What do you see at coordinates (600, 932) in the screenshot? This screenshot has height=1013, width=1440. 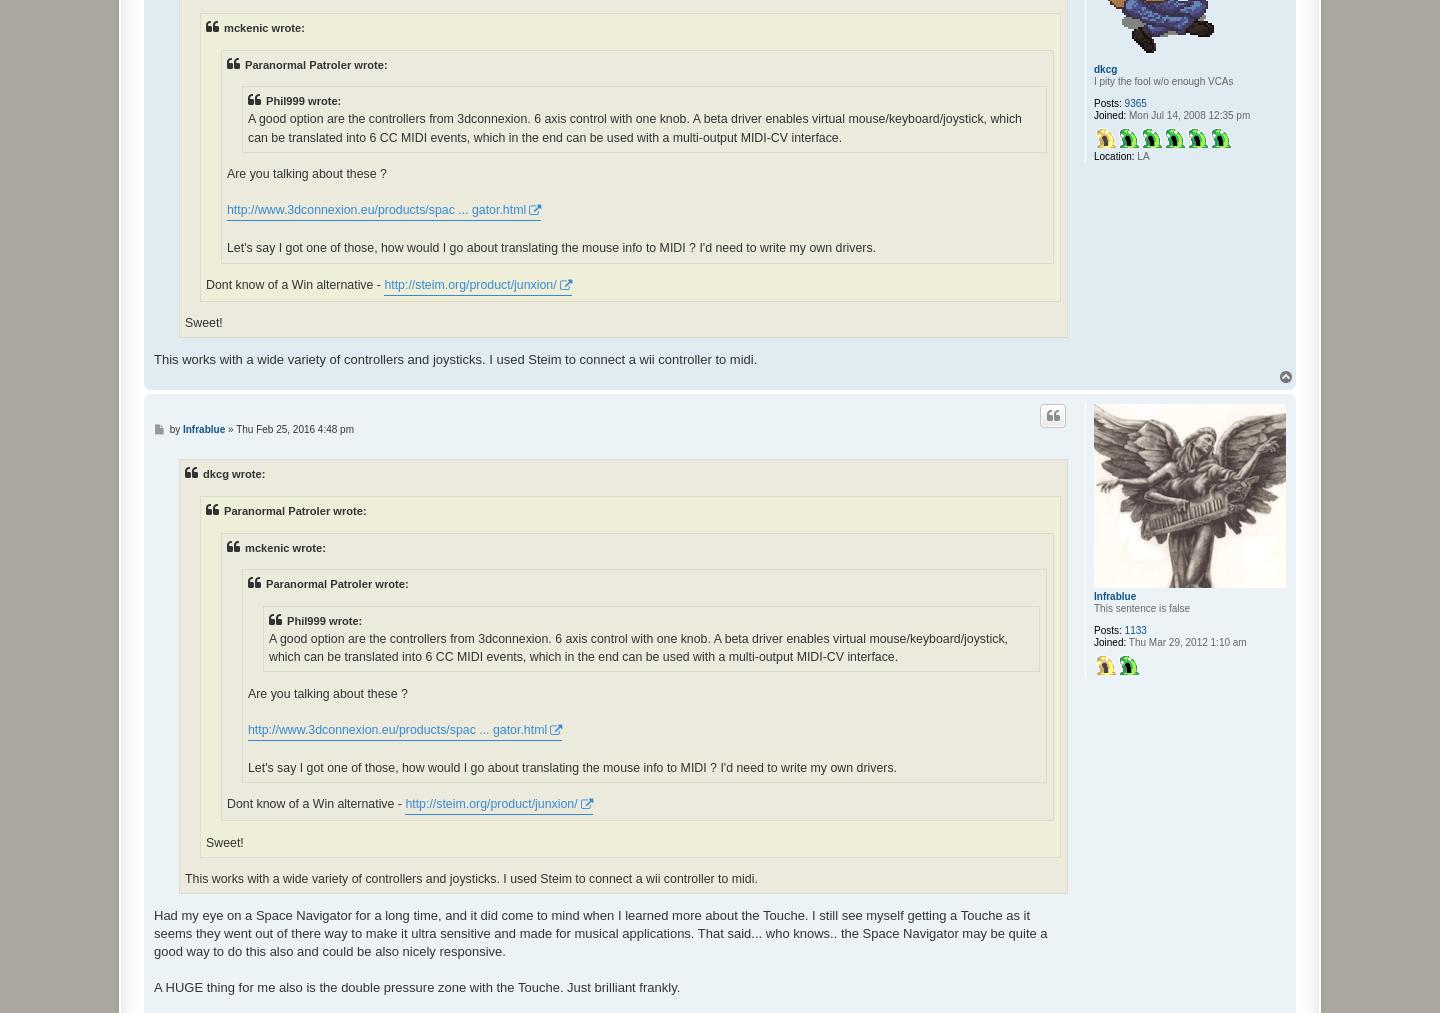 I see `'Had my eye on a Space Navigator for a long time, and it did come to mind when I learned more about the Touche.  I still see myself getting a Touche as it seems they went out of there way to make it ultra sensitive and made for musical applications.  That said... who knows.. the Space Navigator may be quite a good way to do this also and could be also nicely responsive.'` at bounding box center [600, 932].